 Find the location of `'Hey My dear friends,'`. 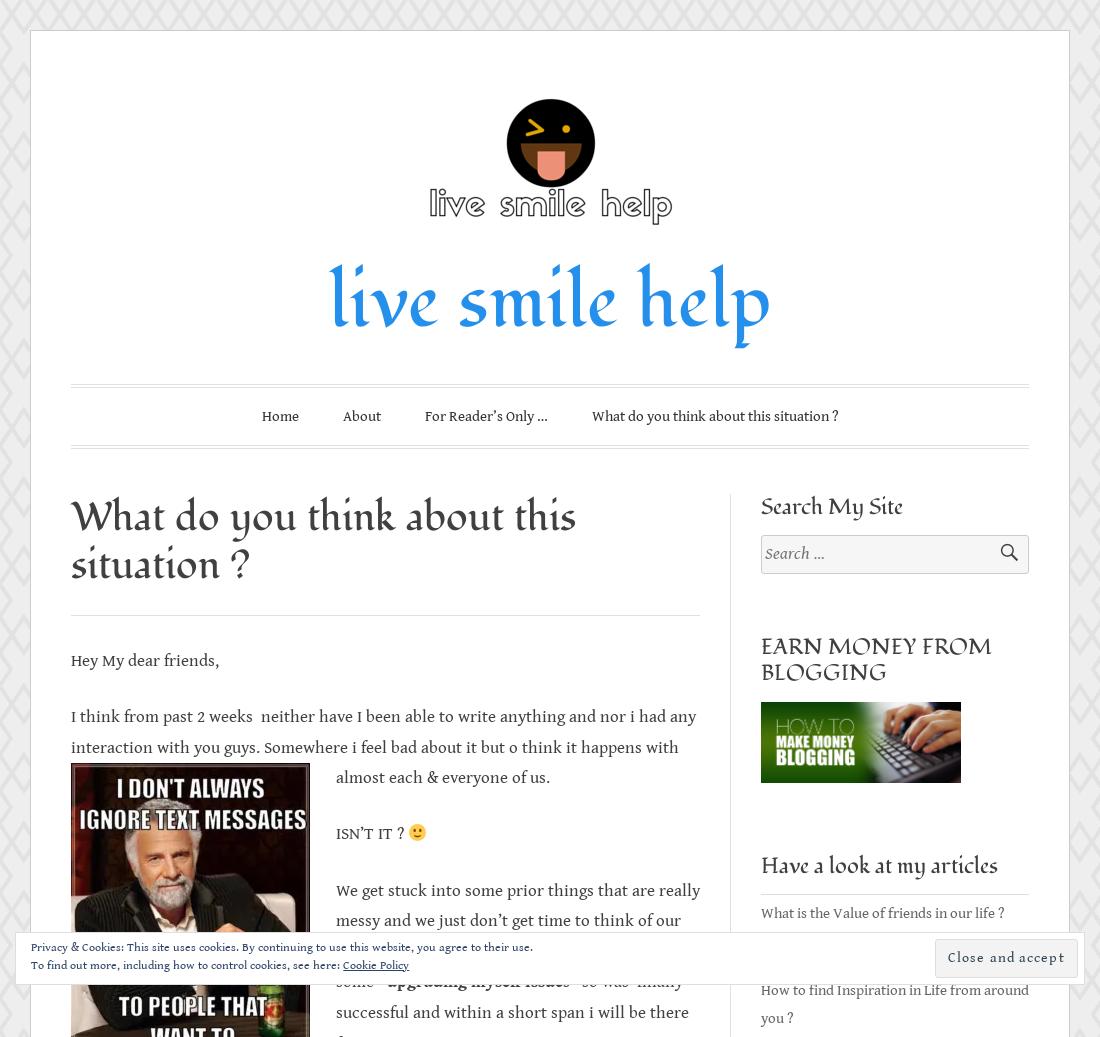

'Hey My dear friends,' is located at coordinates (143, 660).